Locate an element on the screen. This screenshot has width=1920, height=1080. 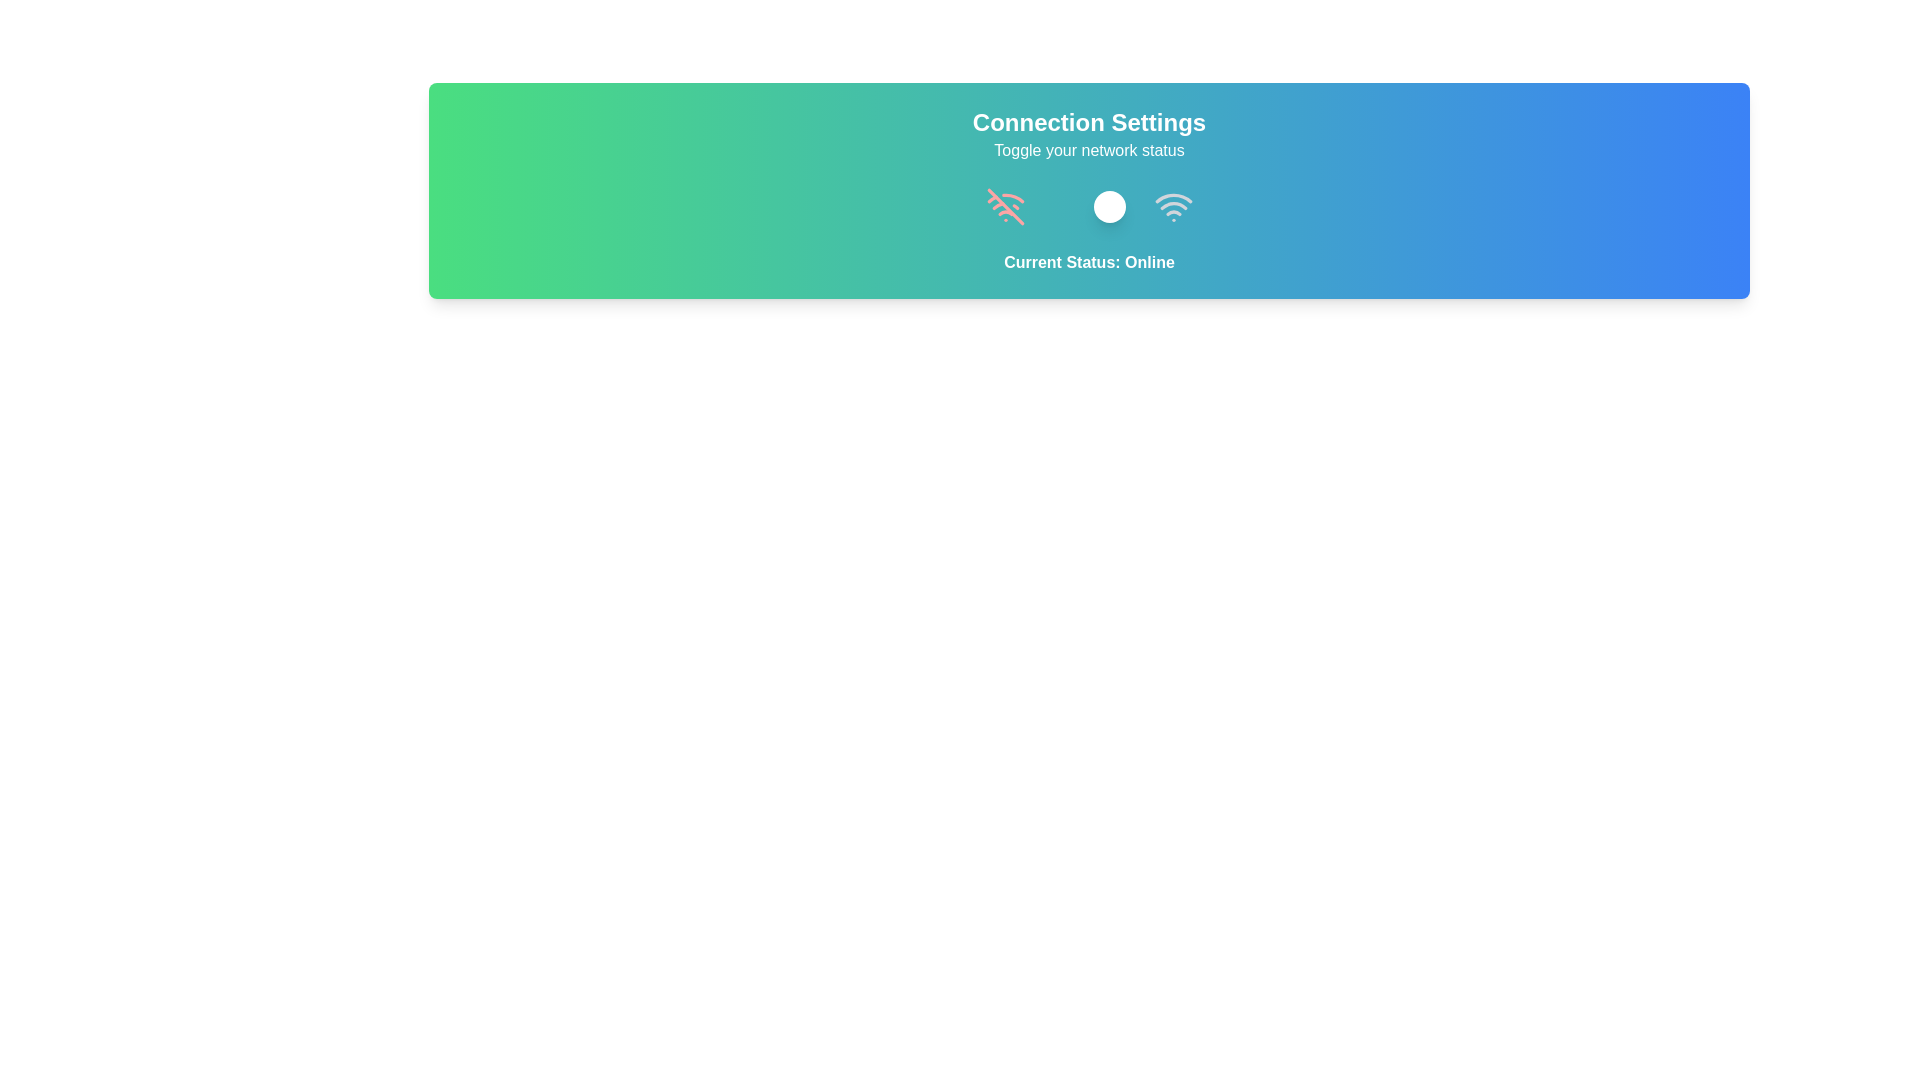
toggle button to change the network status is located at coordinates (1088, 207).